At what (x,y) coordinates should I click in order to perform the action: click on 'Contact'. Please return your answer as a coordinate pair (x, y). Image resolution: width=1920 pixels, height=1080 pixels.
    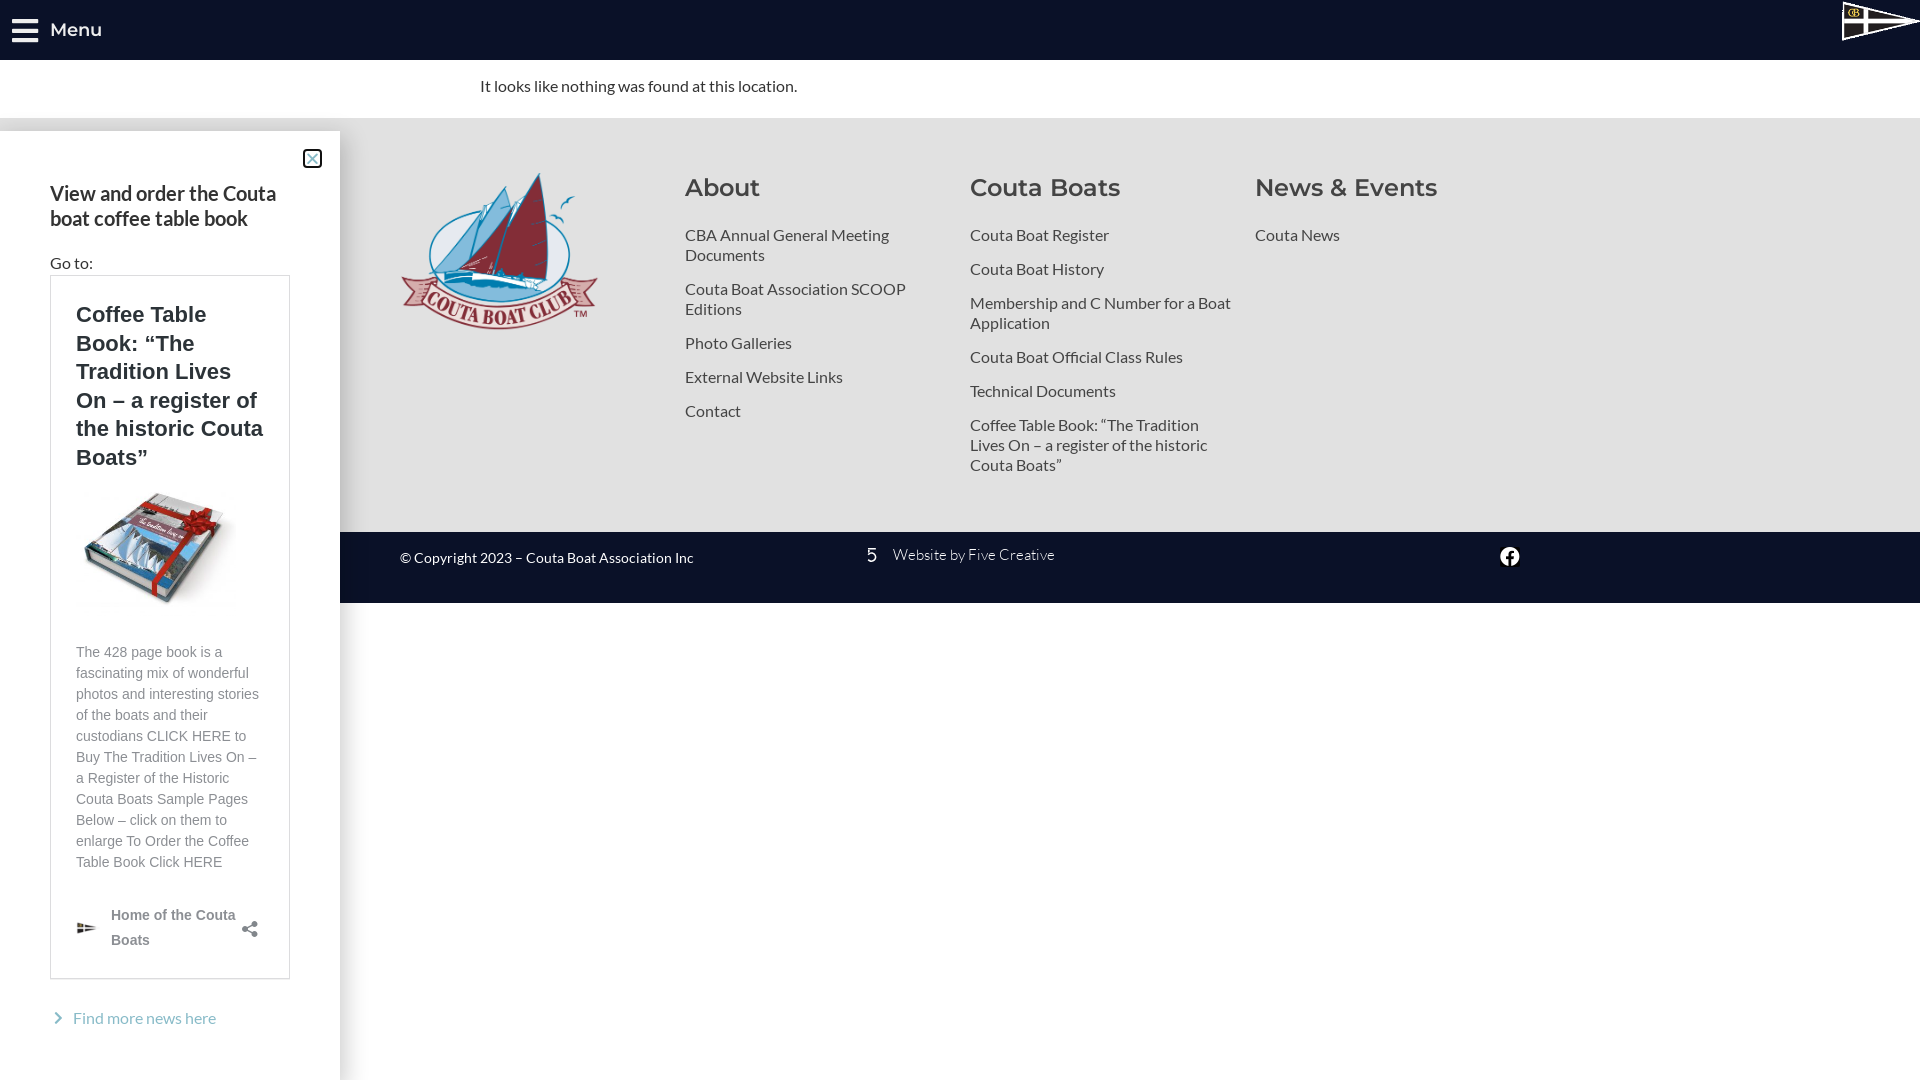
    Looking at the image, I should click on (817, 410).